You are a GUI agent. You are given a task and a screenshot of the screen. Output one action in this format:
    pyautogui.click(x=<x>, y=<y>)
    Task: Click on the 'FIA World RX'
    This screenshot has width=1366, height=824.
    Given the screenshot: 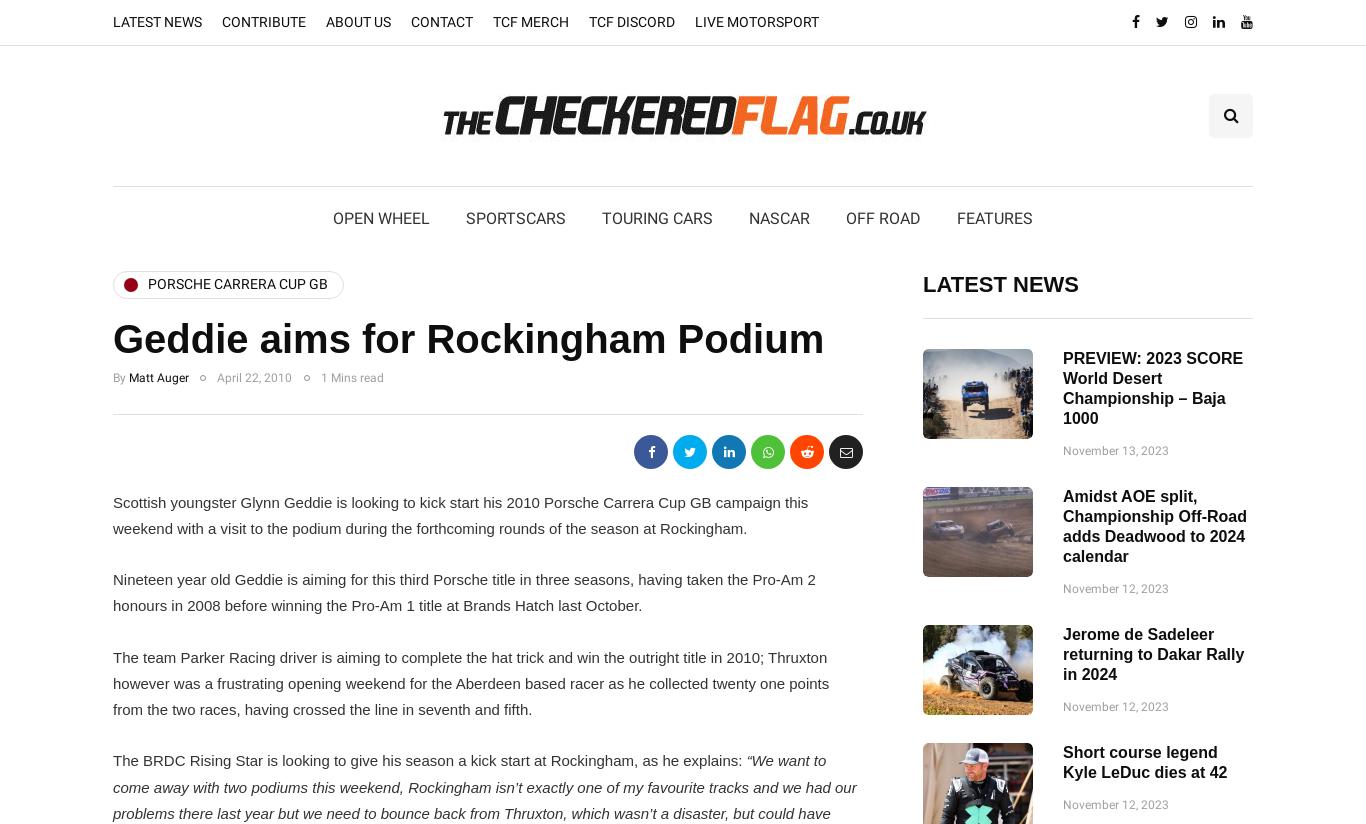 What is the action you would take?
    pyautogui.click(x=897, y=350)
    